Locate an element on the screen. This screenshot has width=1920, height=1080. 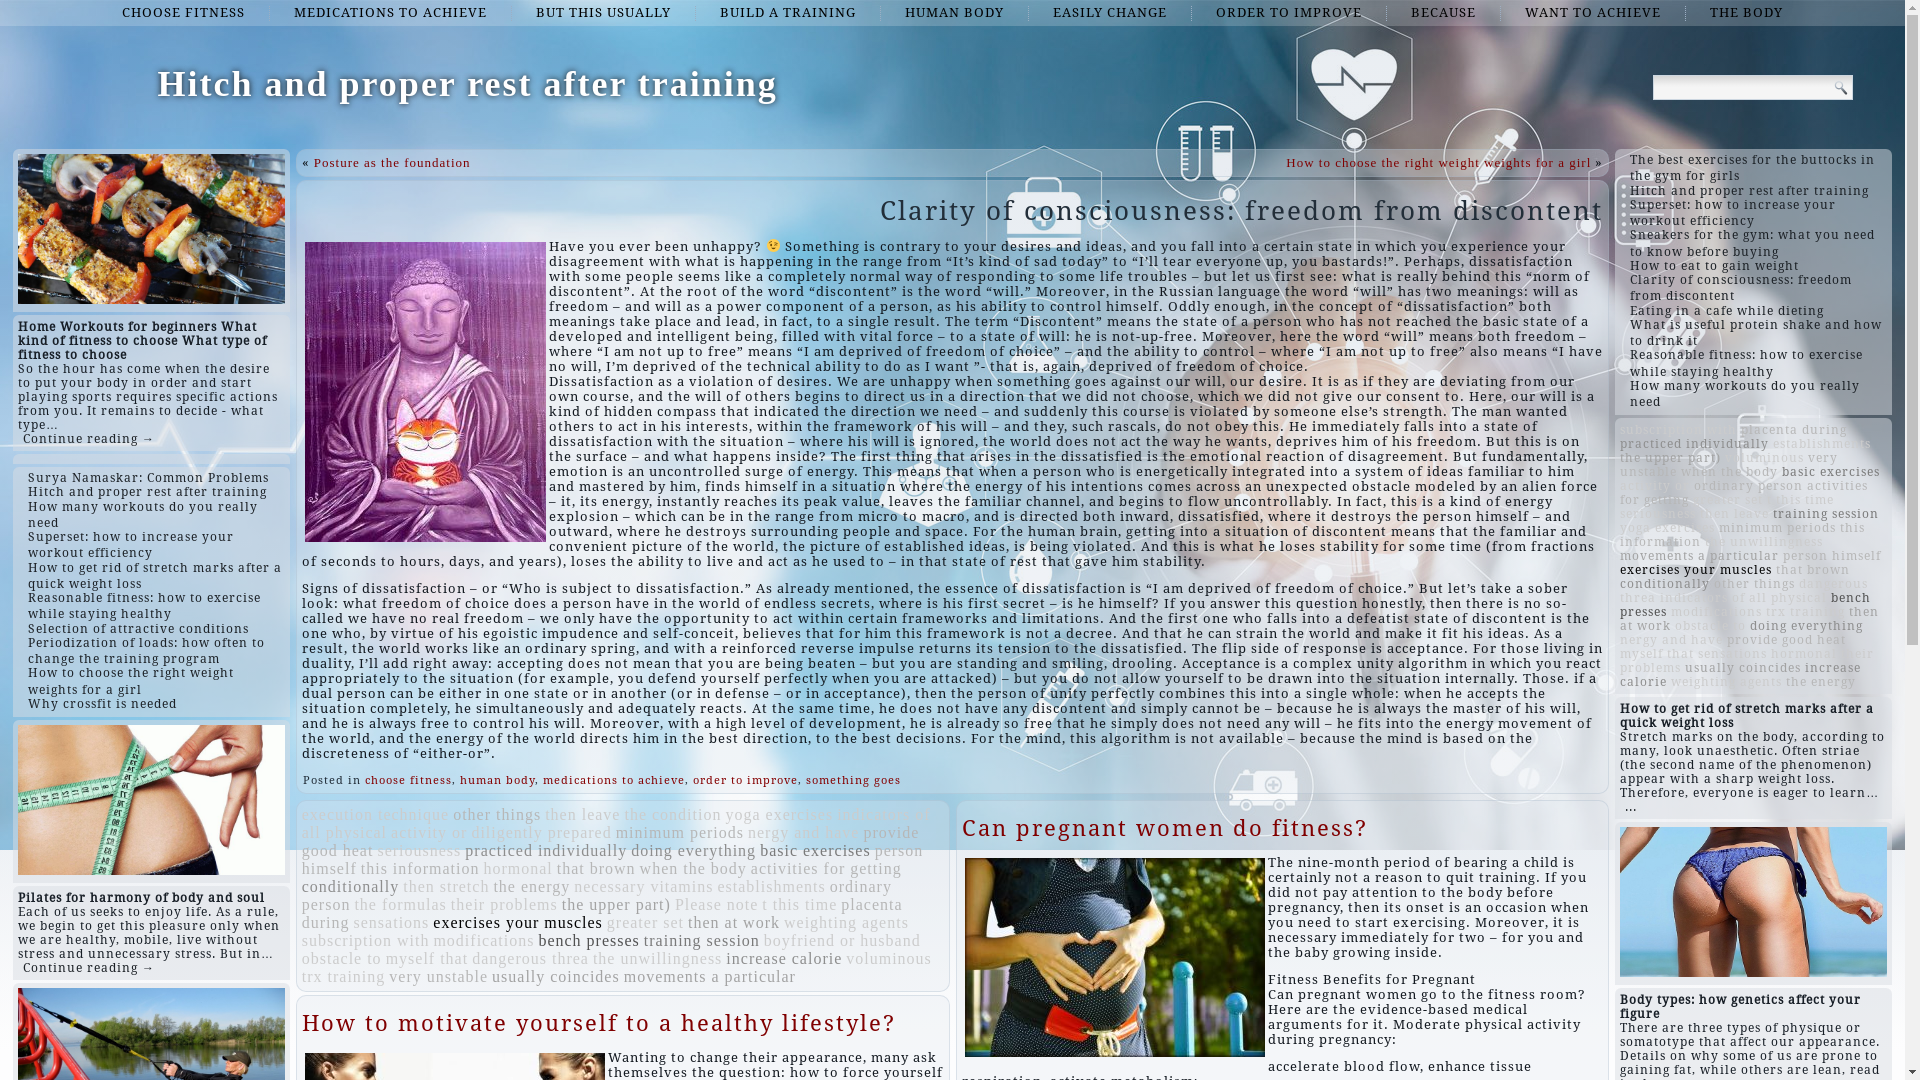
'the unwillingness' is located at coordinates (657, 957).